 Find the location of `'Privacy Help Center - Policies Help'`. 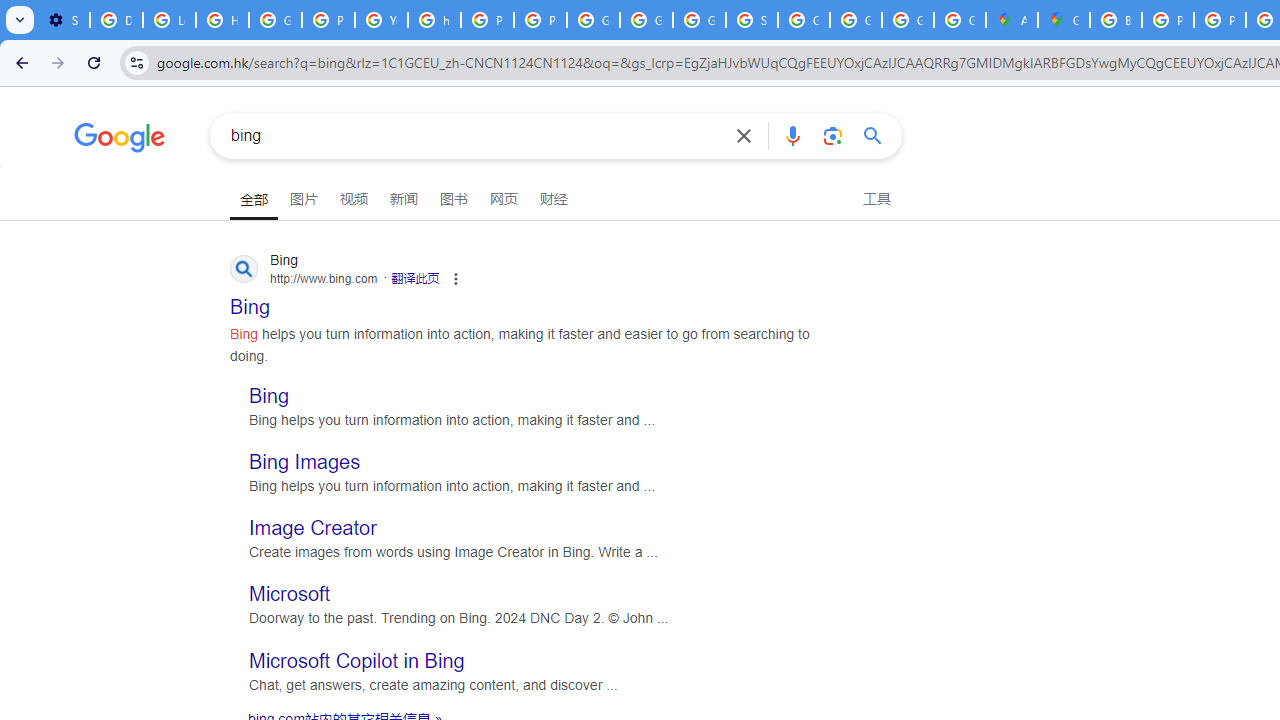

'Privacy Help Center - Policies Help' is located at coordinates (1218, 20).